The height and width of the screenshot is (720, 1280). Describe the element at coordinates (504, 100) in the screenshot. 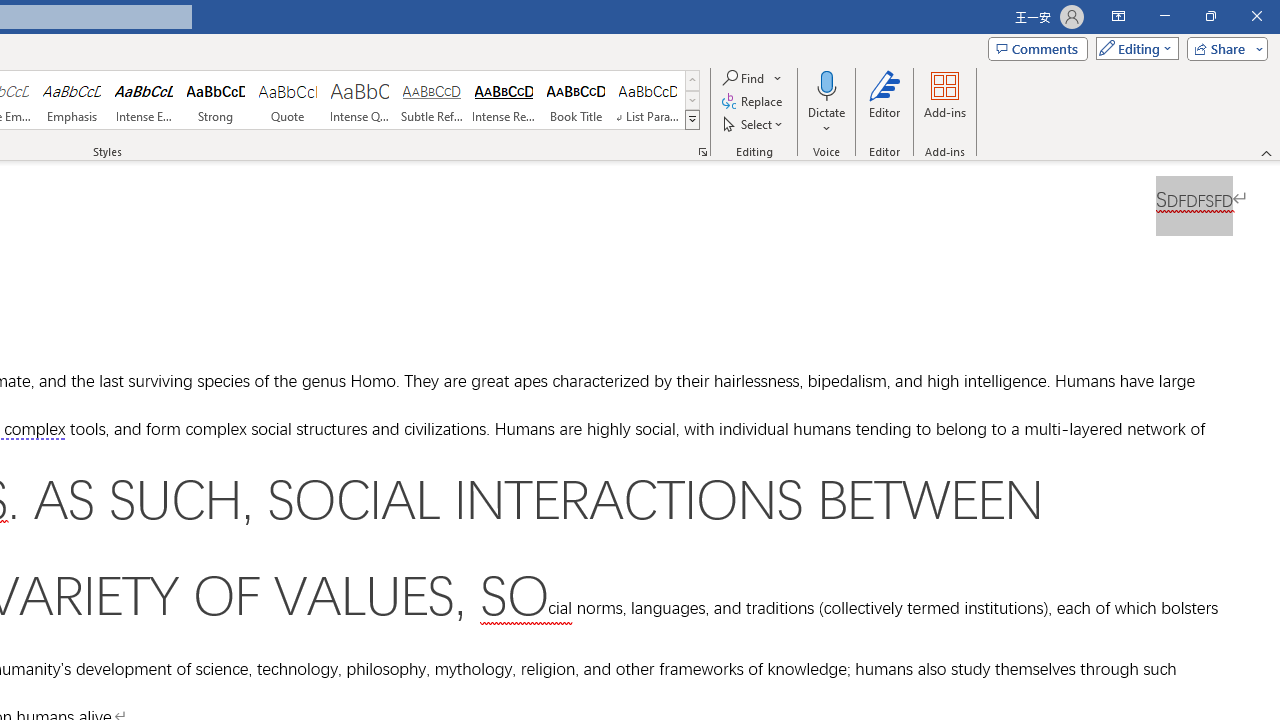

I see `'Intense Reference'` at that location.